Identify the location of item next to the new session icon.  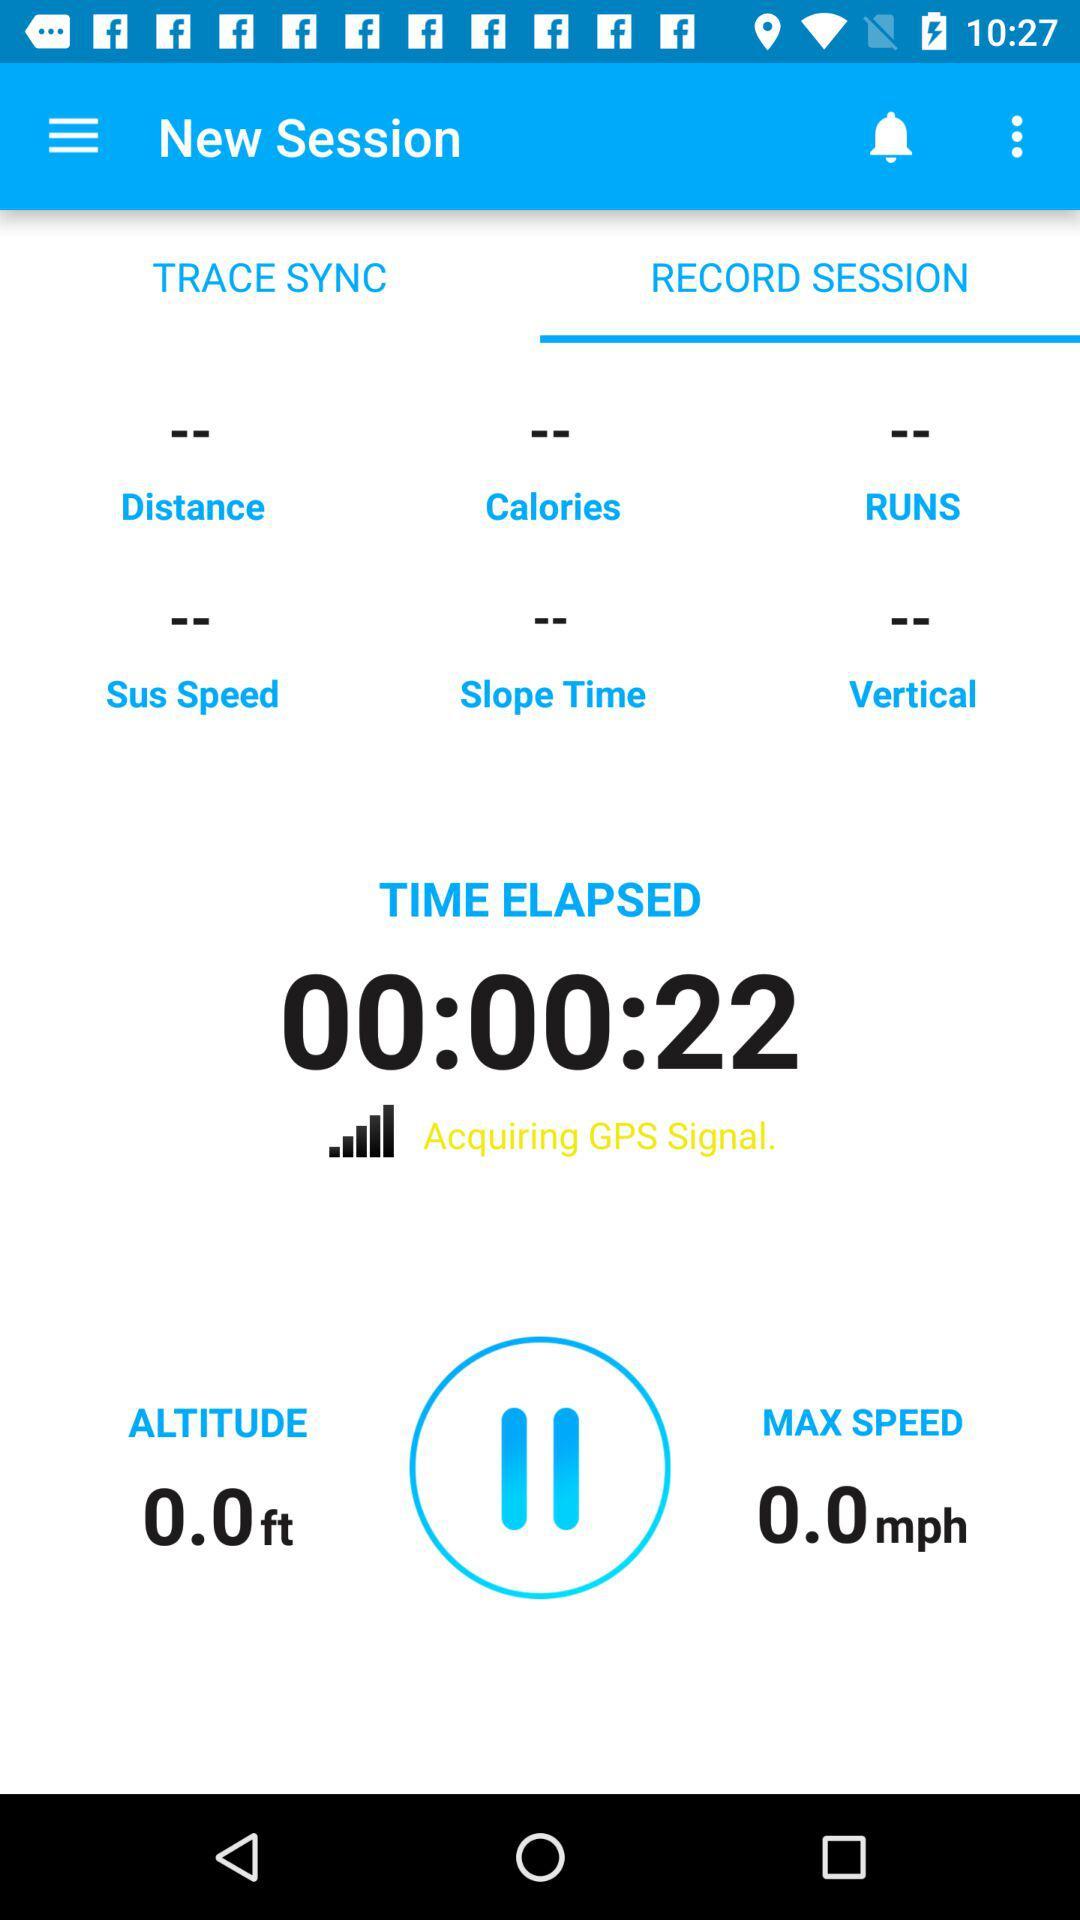
(72, 135).